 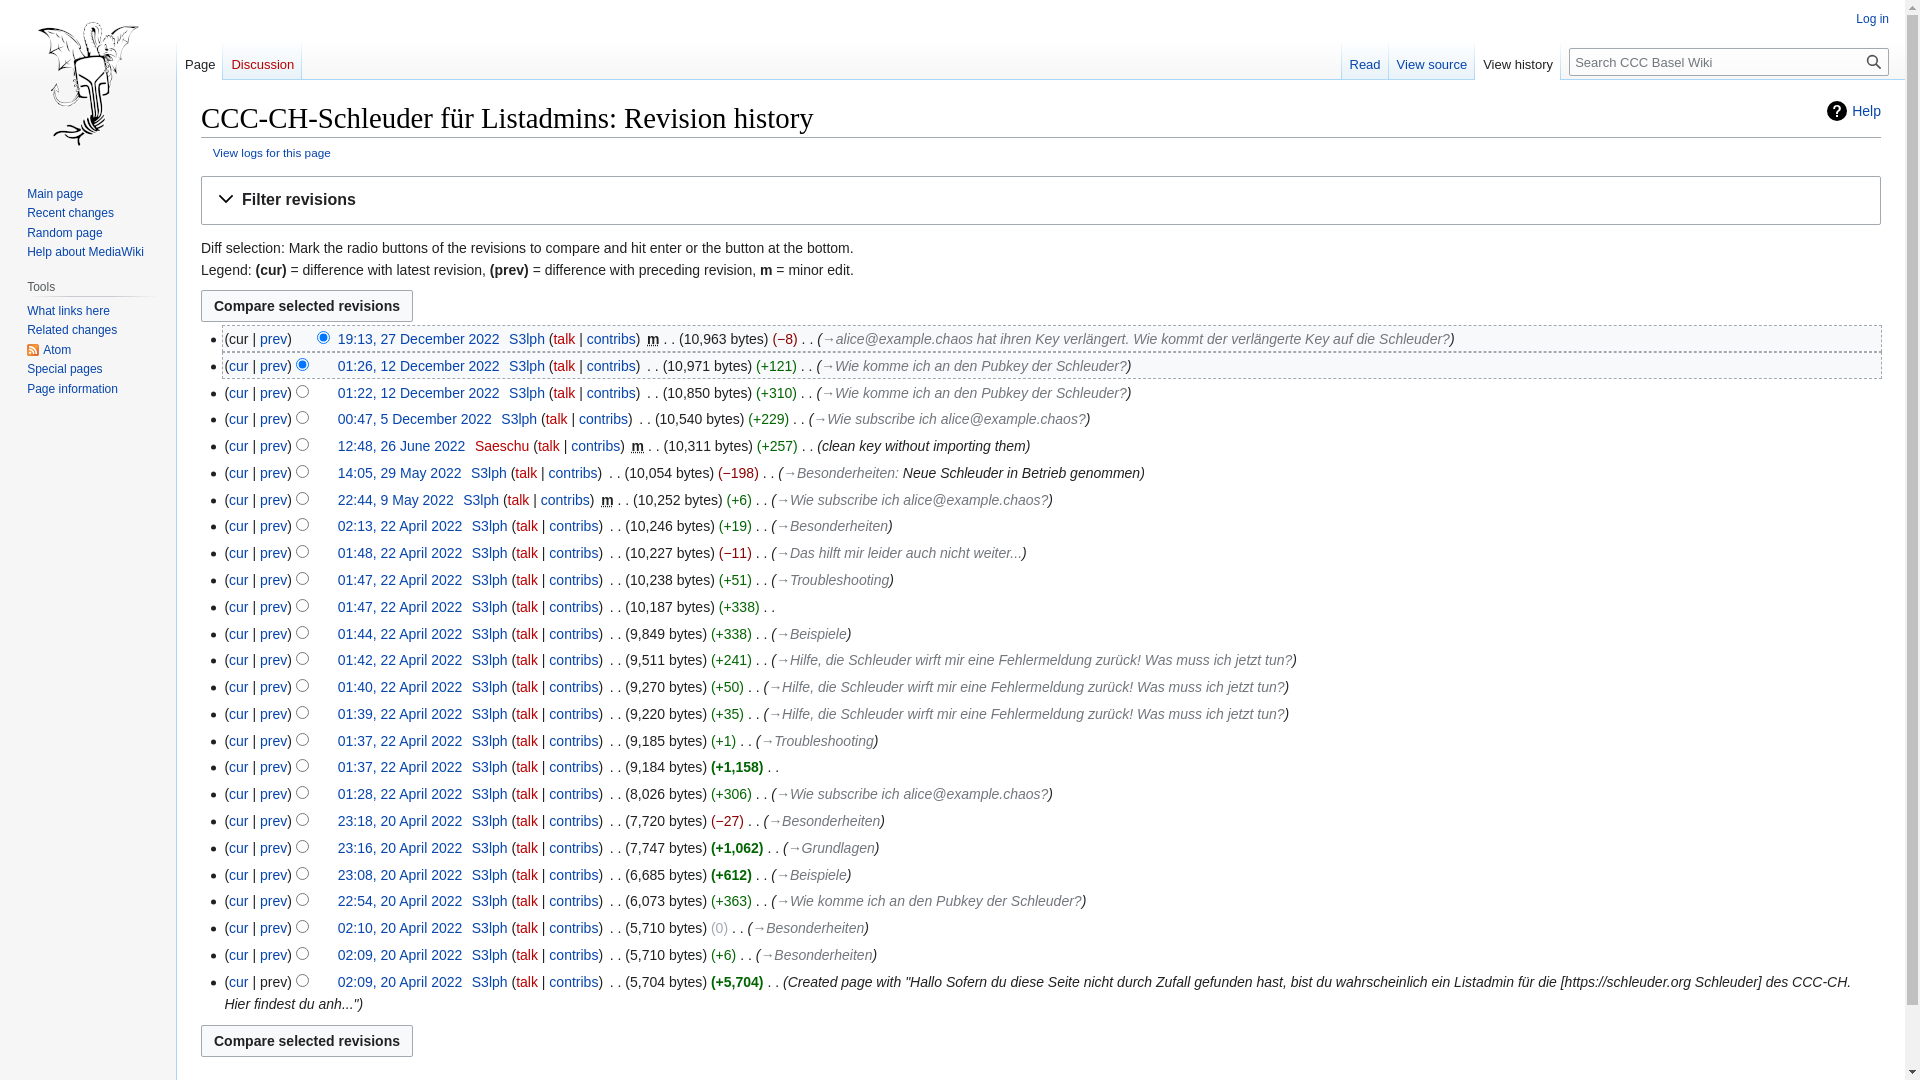 What do you see at coordinates (200, 174) in the screenshot?
I see `'Jump to navigation'` at bounding box center [200, 174].